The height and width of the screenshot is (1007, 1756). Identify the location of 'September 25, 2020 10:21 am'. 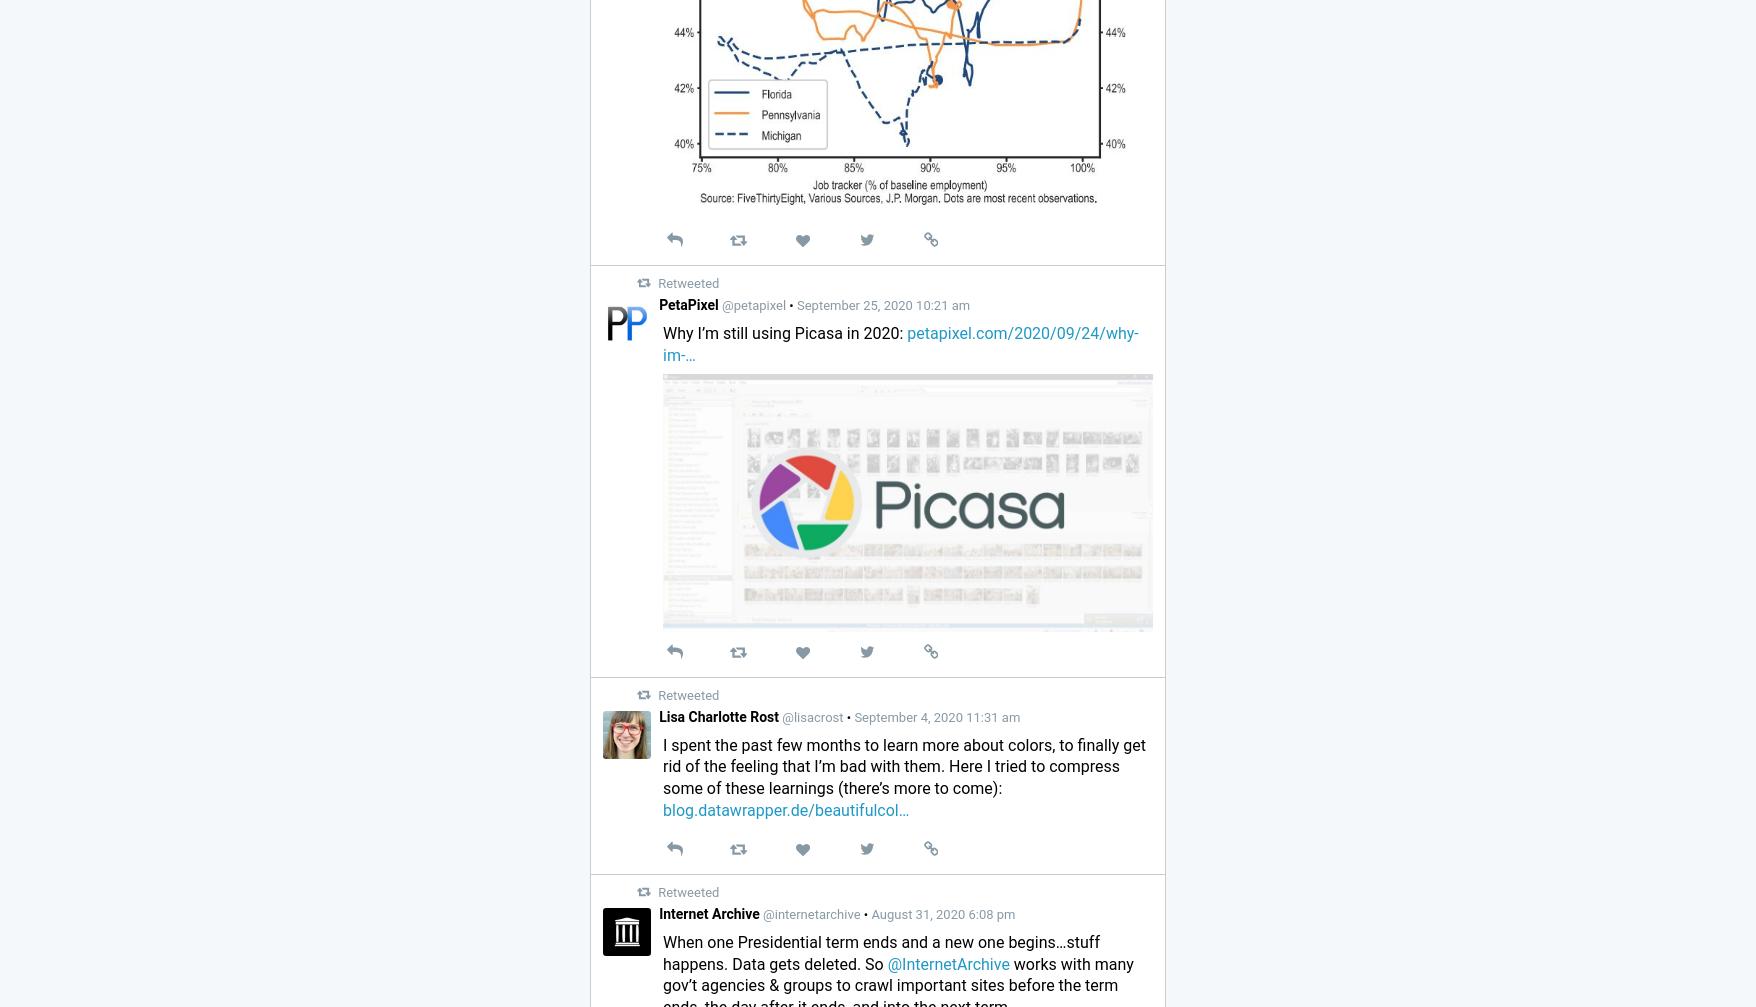
(882, 304).